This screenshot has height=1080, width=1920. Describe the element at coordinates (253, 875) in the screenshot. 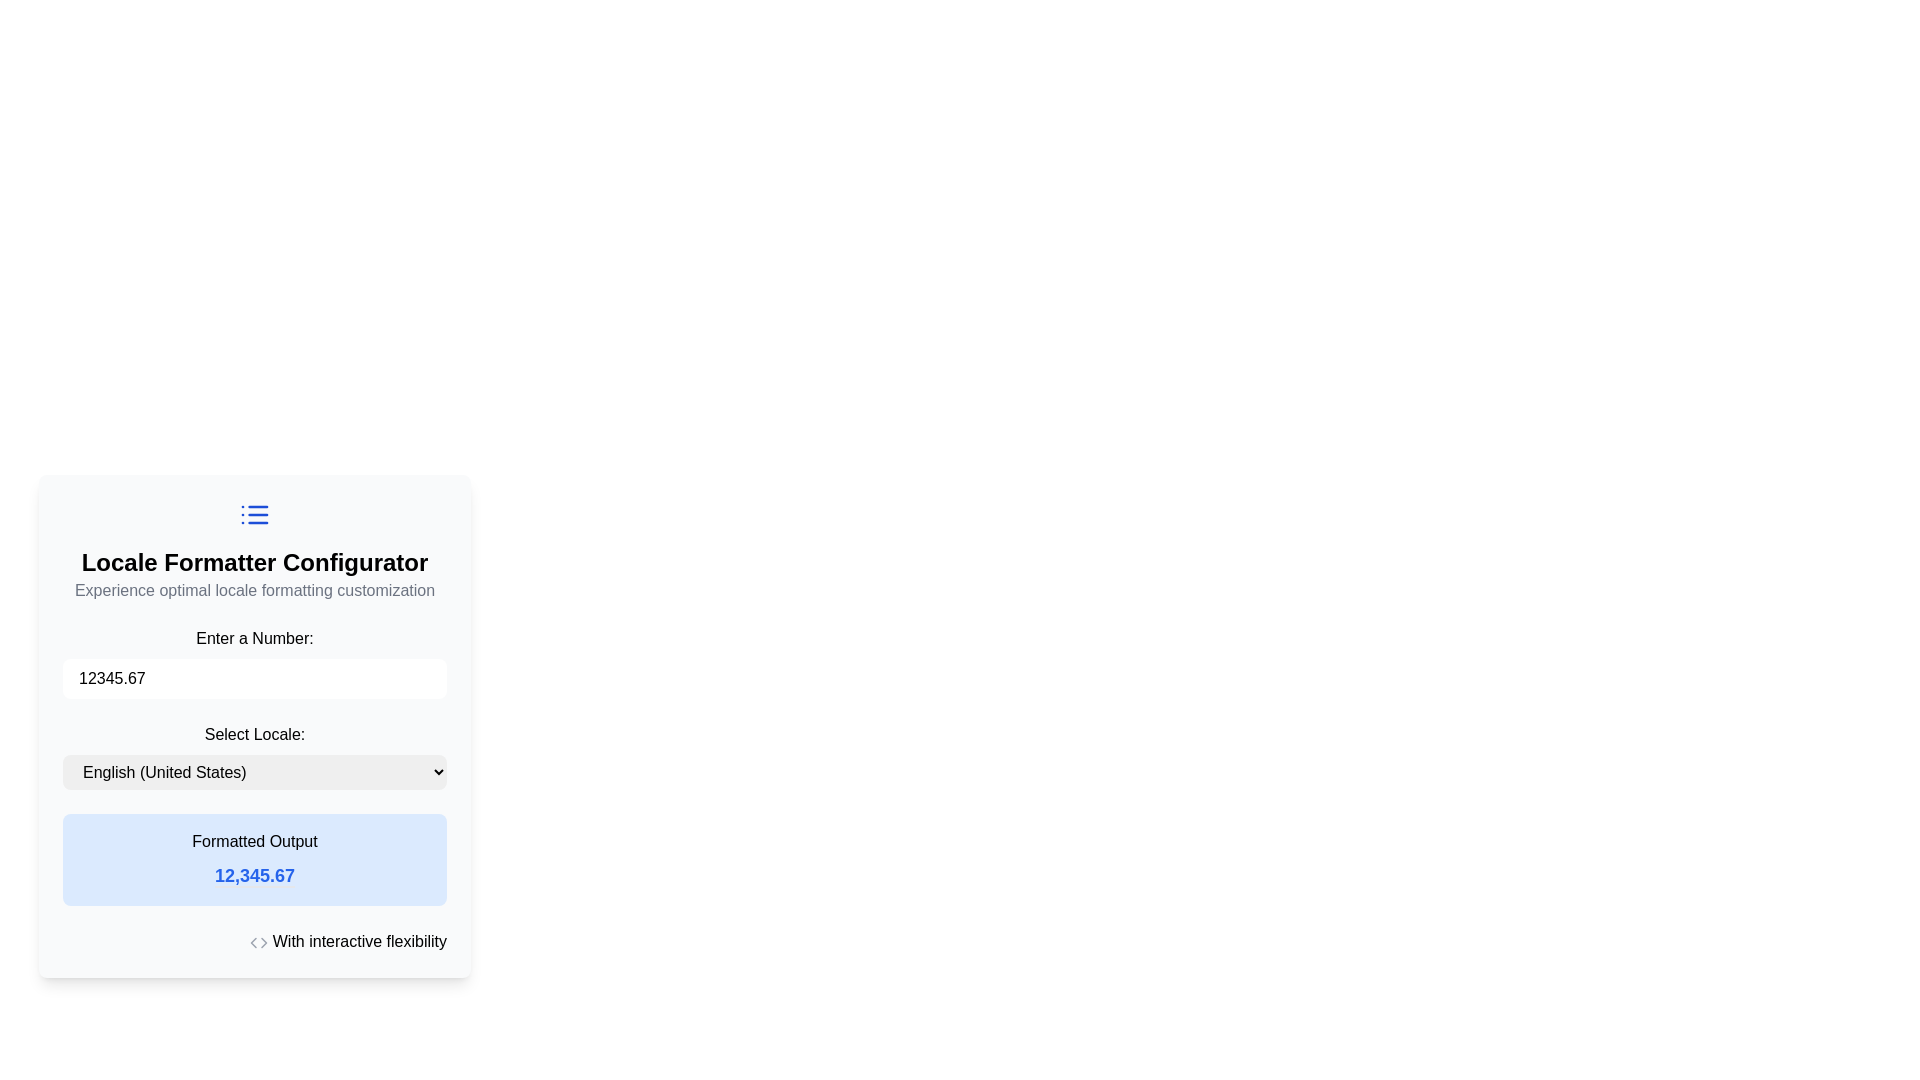

I see `formatted value displayed in the Text display located within the blue background section labeled 'Formatted Output', which is positioned directly below the heading 'Formatted Output'` at that location.